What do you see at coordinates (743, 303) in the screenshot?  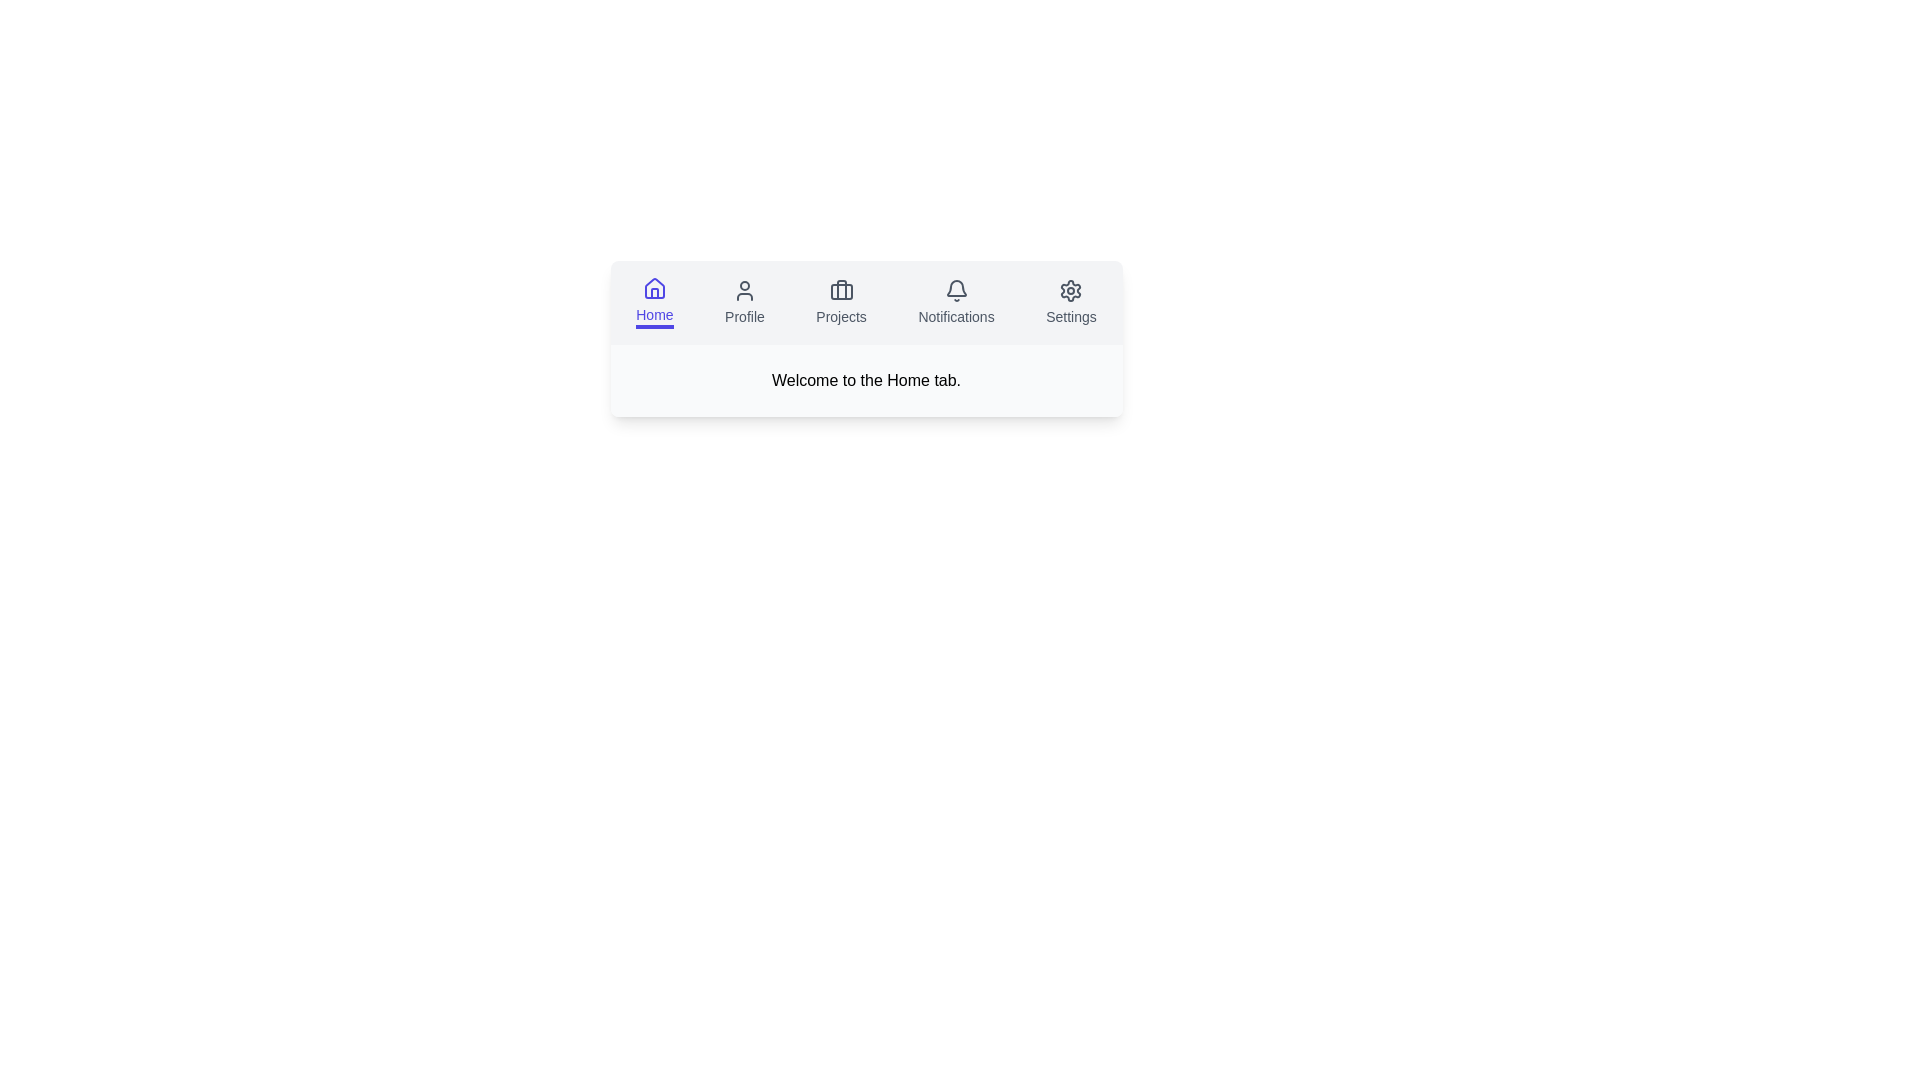 I see `the Profile Navigation button` at bounding box center [743, 303].